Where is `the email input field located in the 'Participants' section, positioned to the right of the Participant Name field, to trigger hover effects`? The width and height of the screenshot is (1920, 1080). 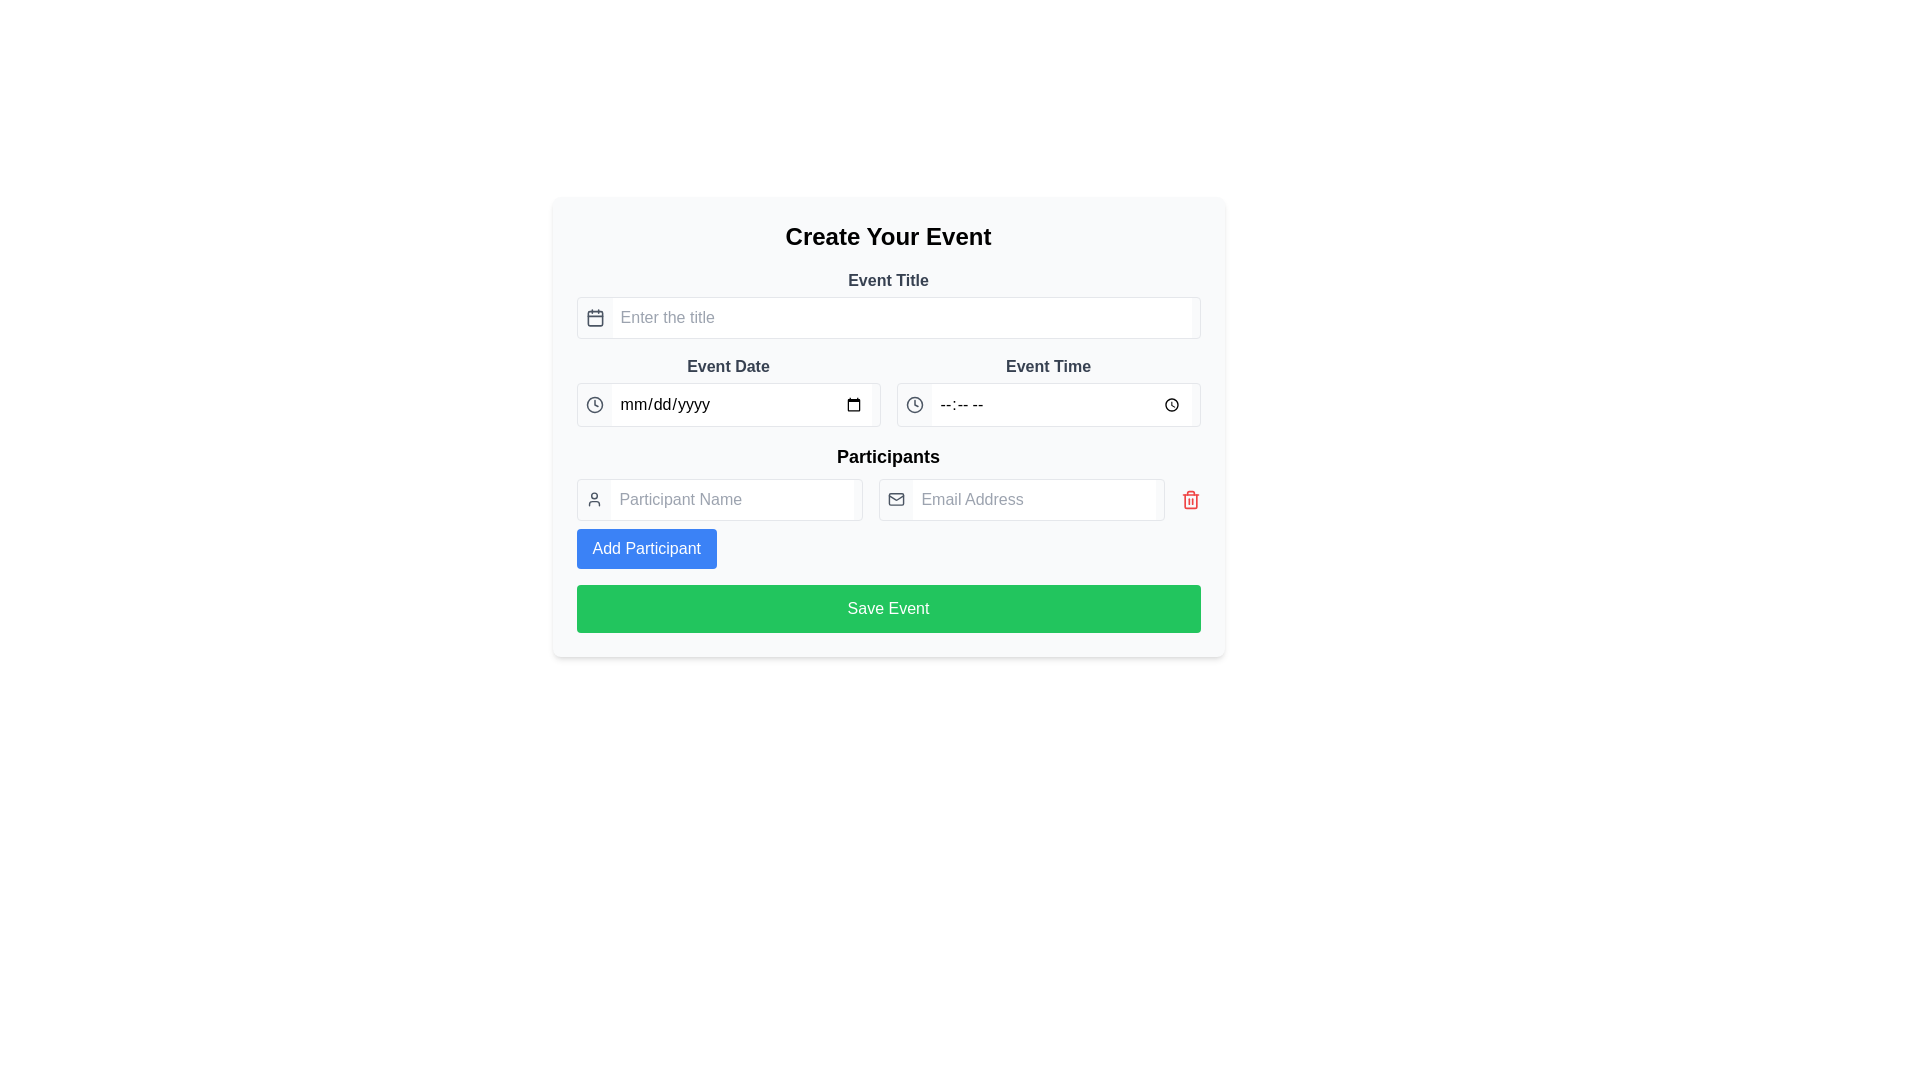 the email input field located in the 'Participants' section, positioned to the right of the Participant Name field, to trigger hover effects is located at coordinates (1021, 499).